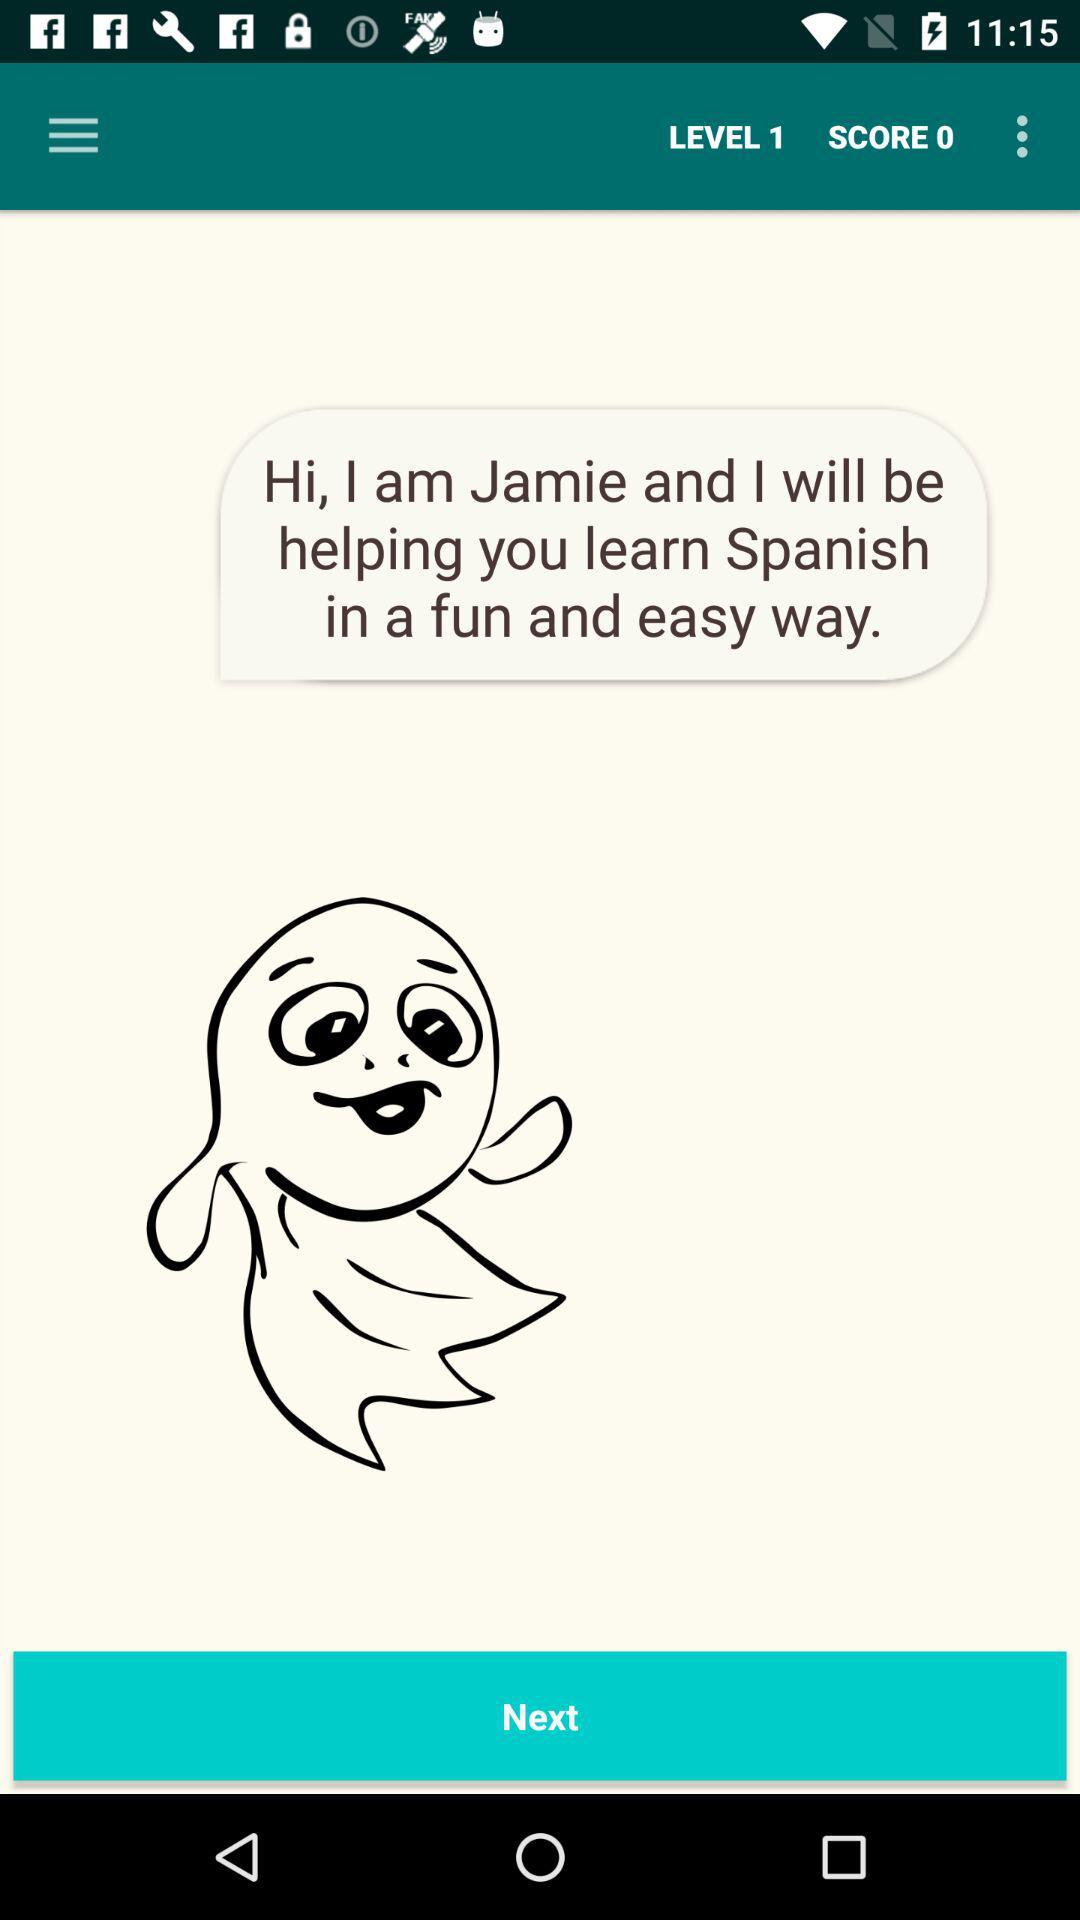  I want to click on item to the right of the score 0 icon, so click(1027, 135).